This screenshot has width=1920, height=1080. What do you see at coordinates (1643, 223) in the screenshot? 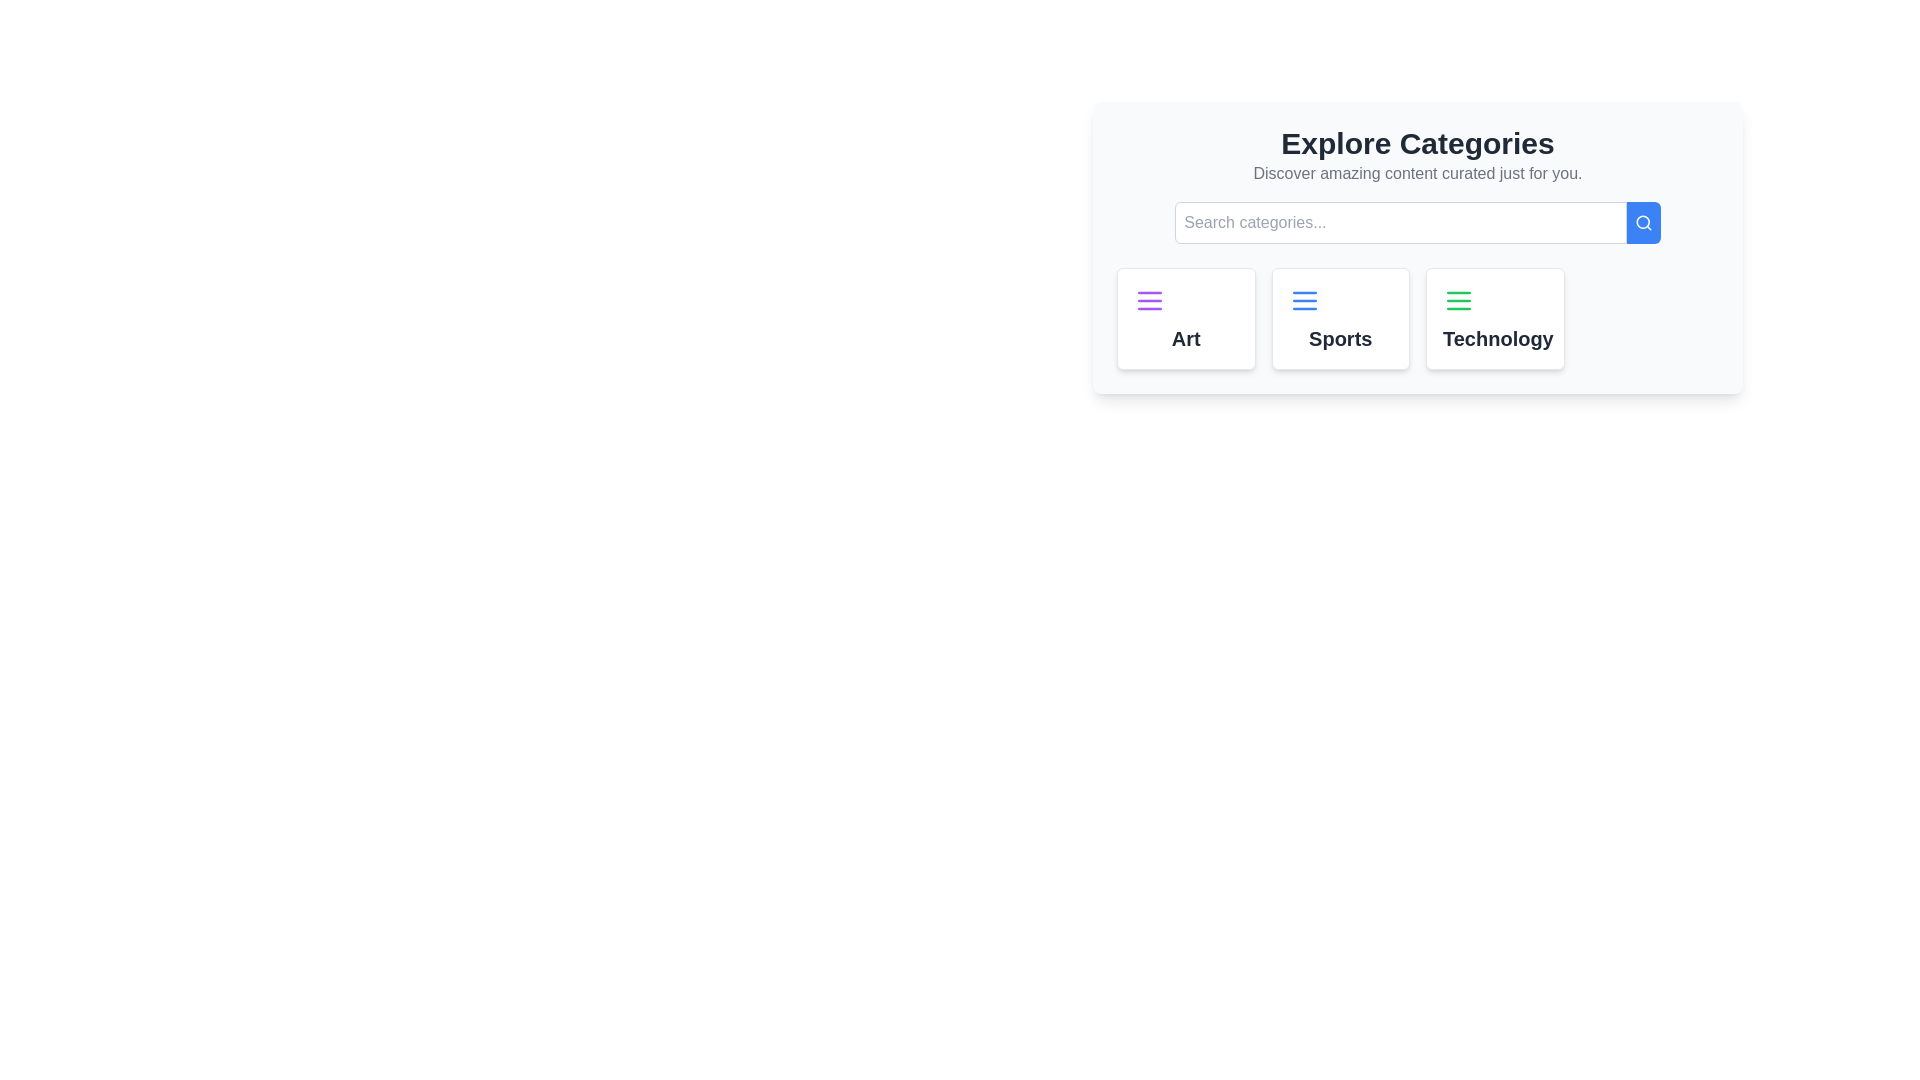
I see `the search action trigger icon located at the top-right corner of the search bar` at bounding box center [1643, 223].